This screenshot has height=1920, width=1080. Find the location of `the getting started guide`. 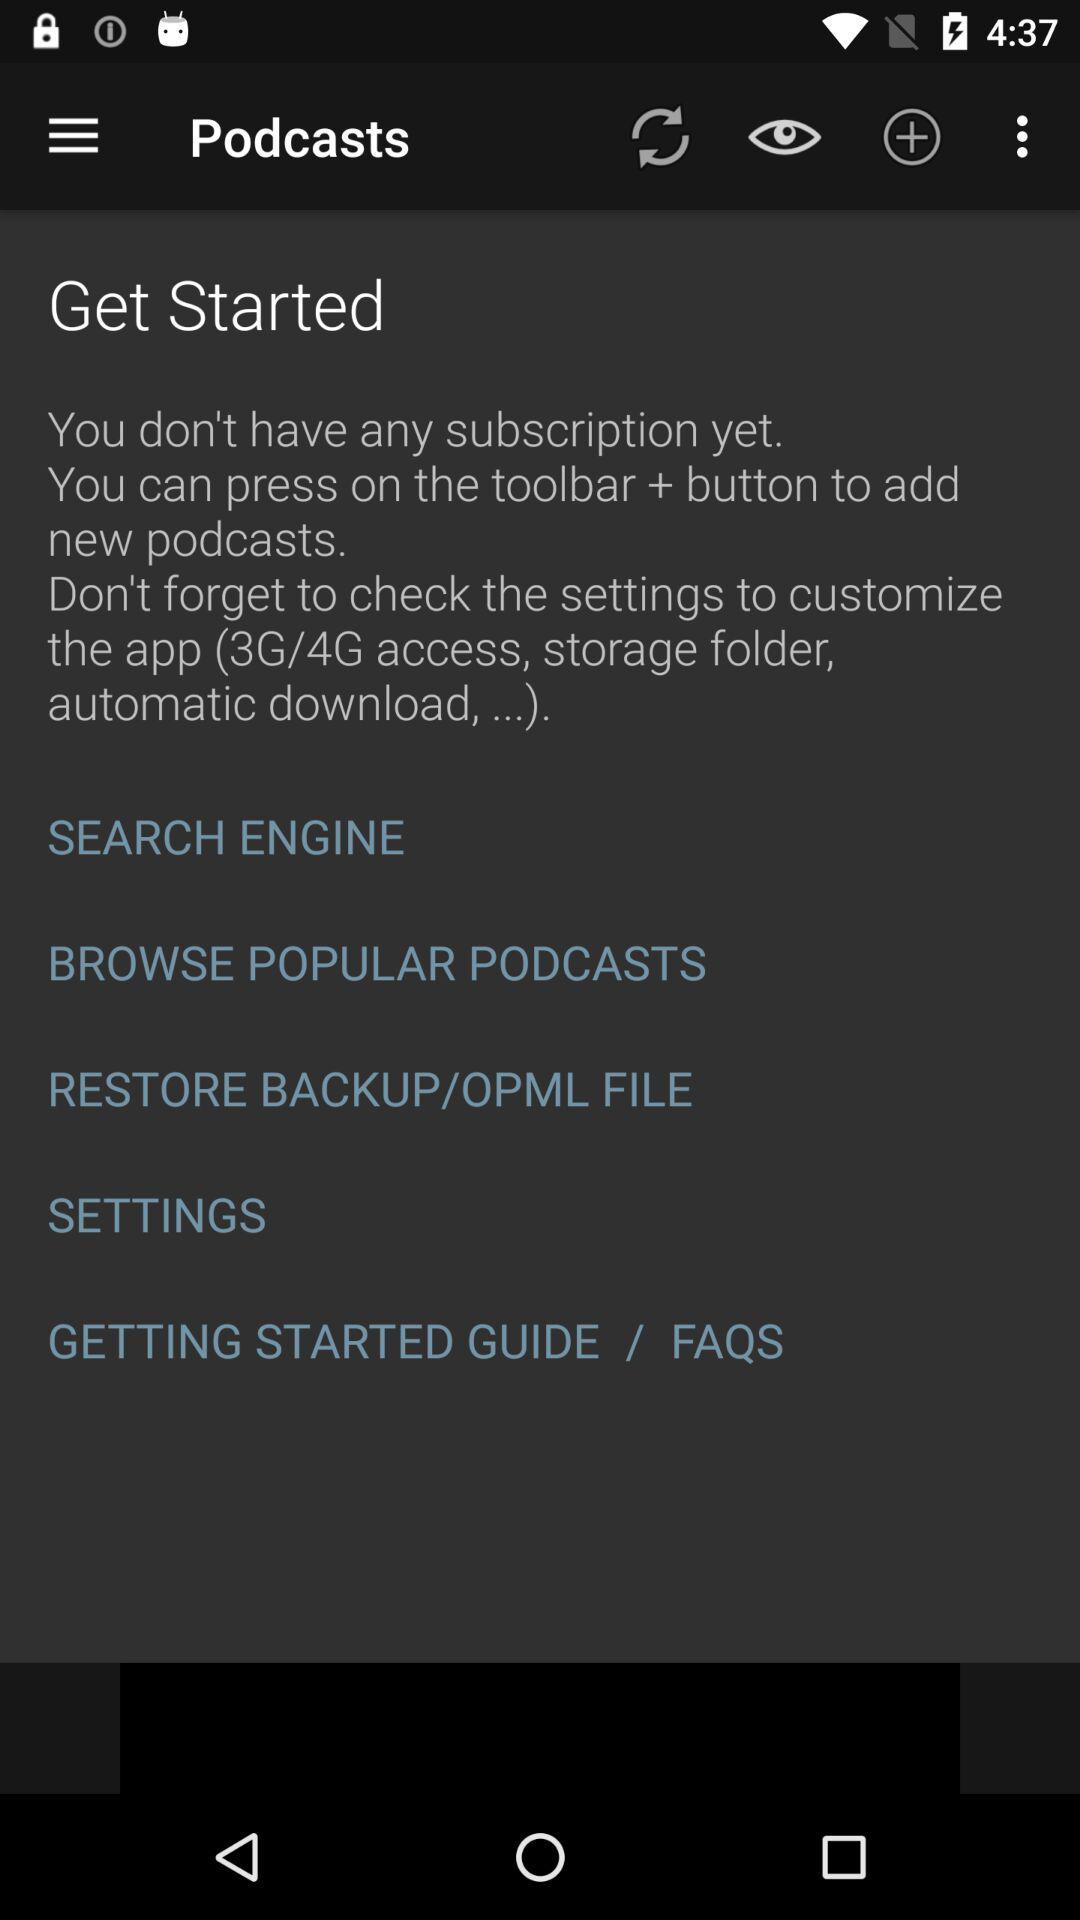

the getting started guide is located at coordinates (322, 1340).